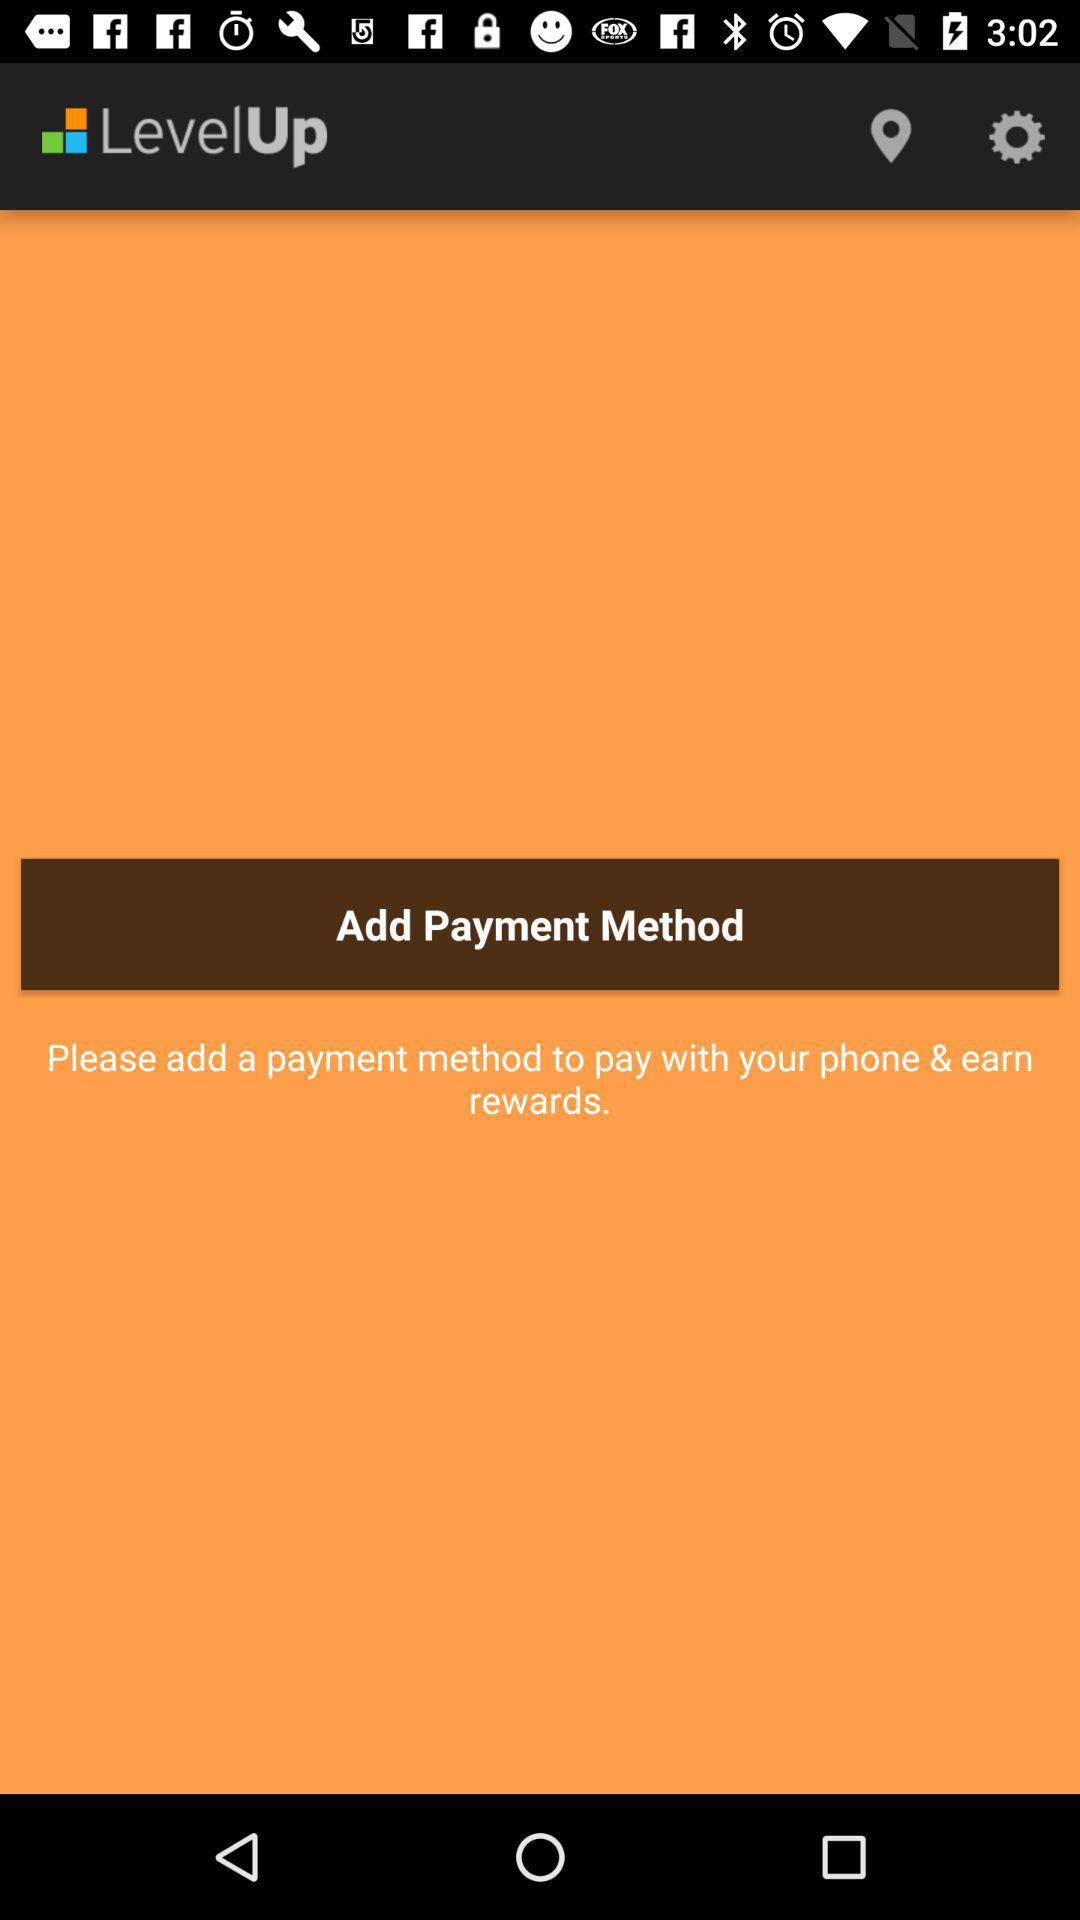  What do you see at coordinates (890, 135) in the screenshot?
I see `icon above the add payment method icon` at bounding box center [890, 135].